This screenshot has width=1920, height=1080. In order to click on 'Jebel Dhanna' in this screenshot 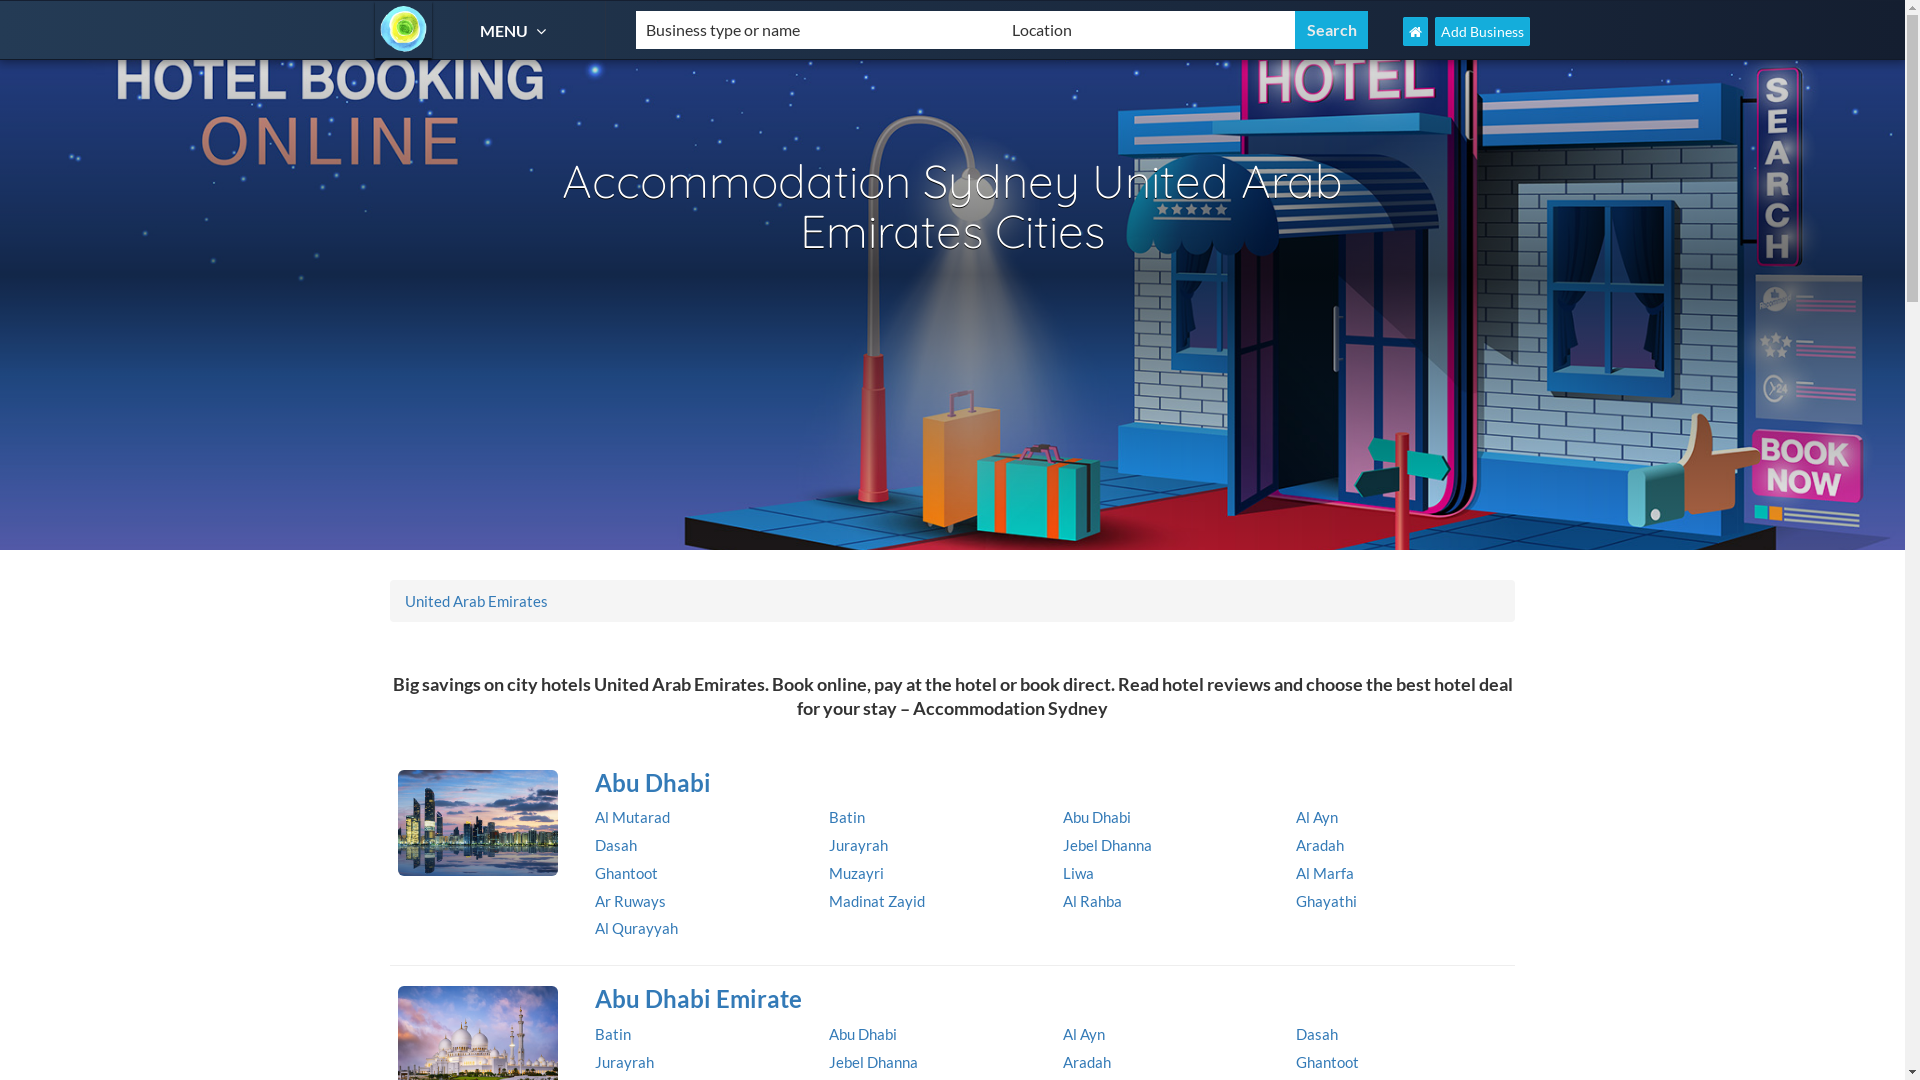, I will do `click(873, 1060)`.